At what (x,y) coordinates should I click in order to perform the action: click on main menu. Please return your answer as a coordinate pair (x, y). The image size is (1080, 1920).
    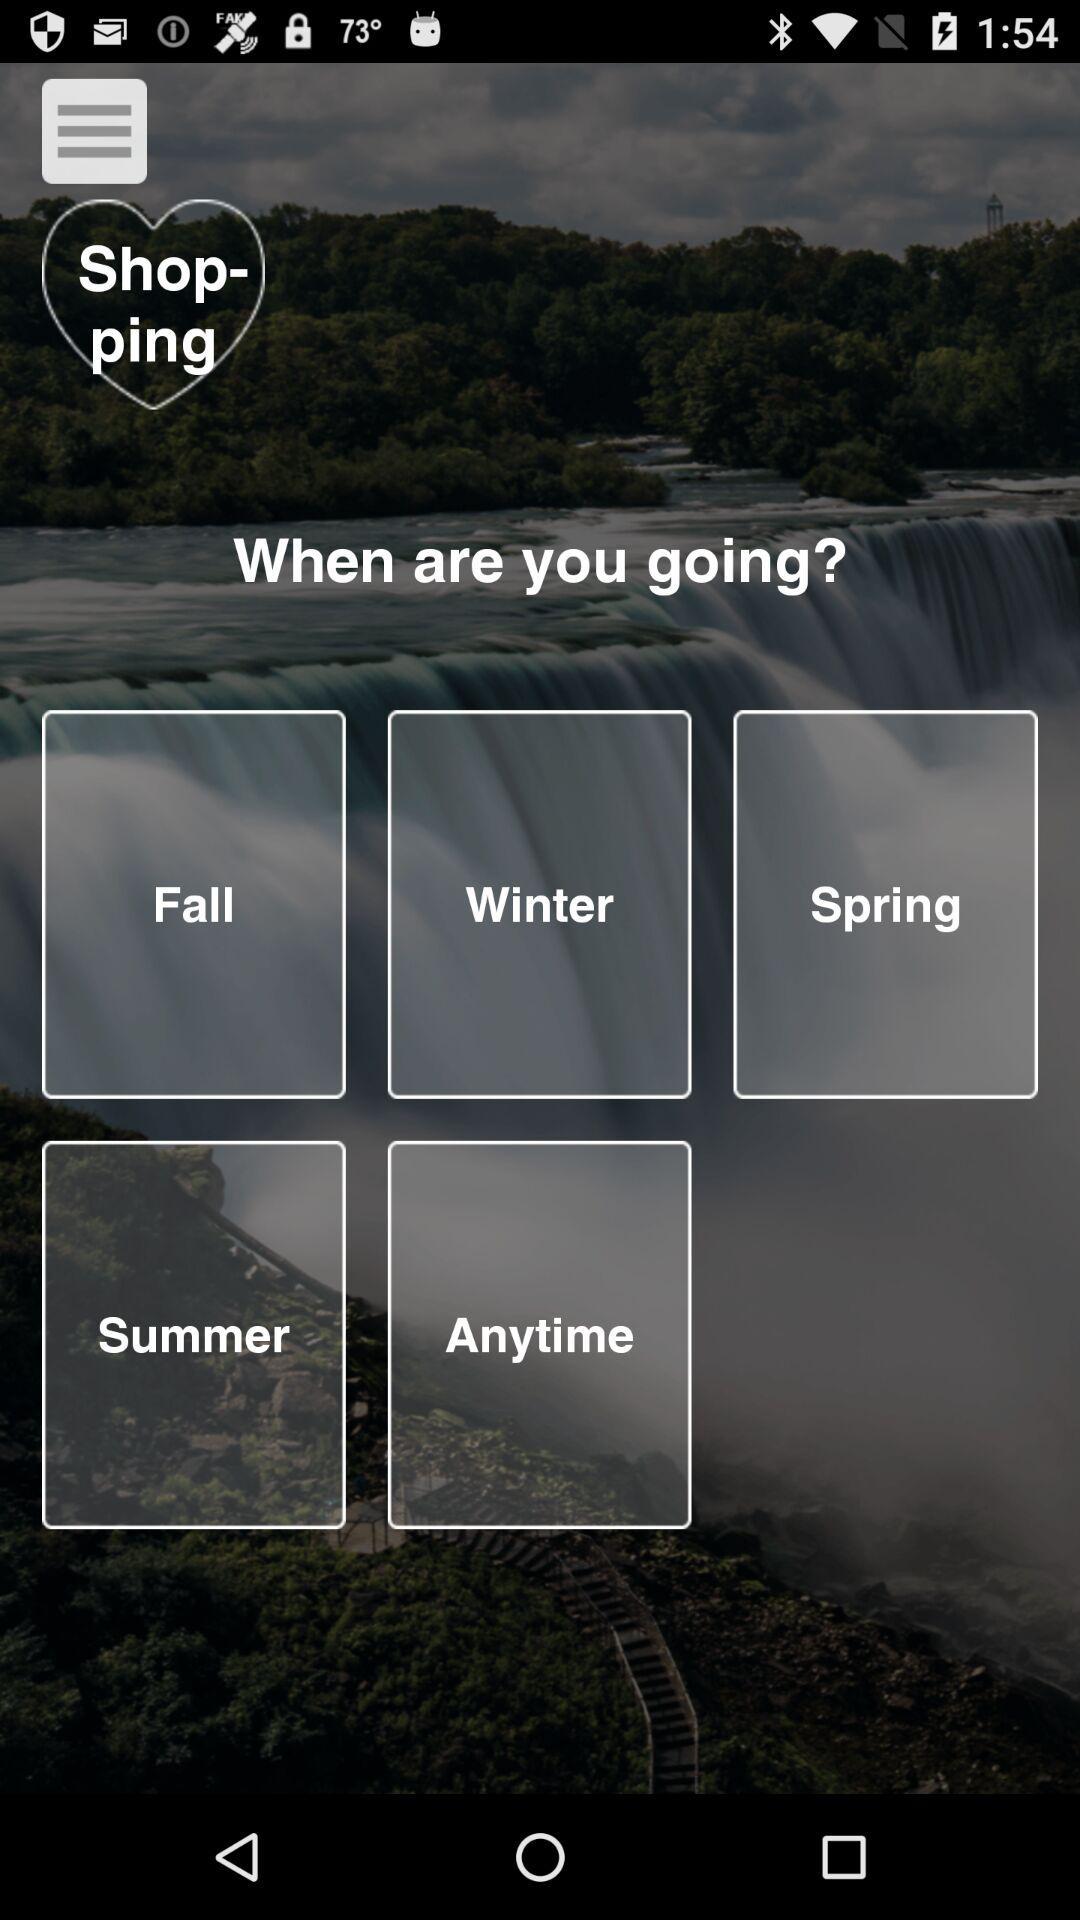
    Looking at the image, I should click on (94, 130).